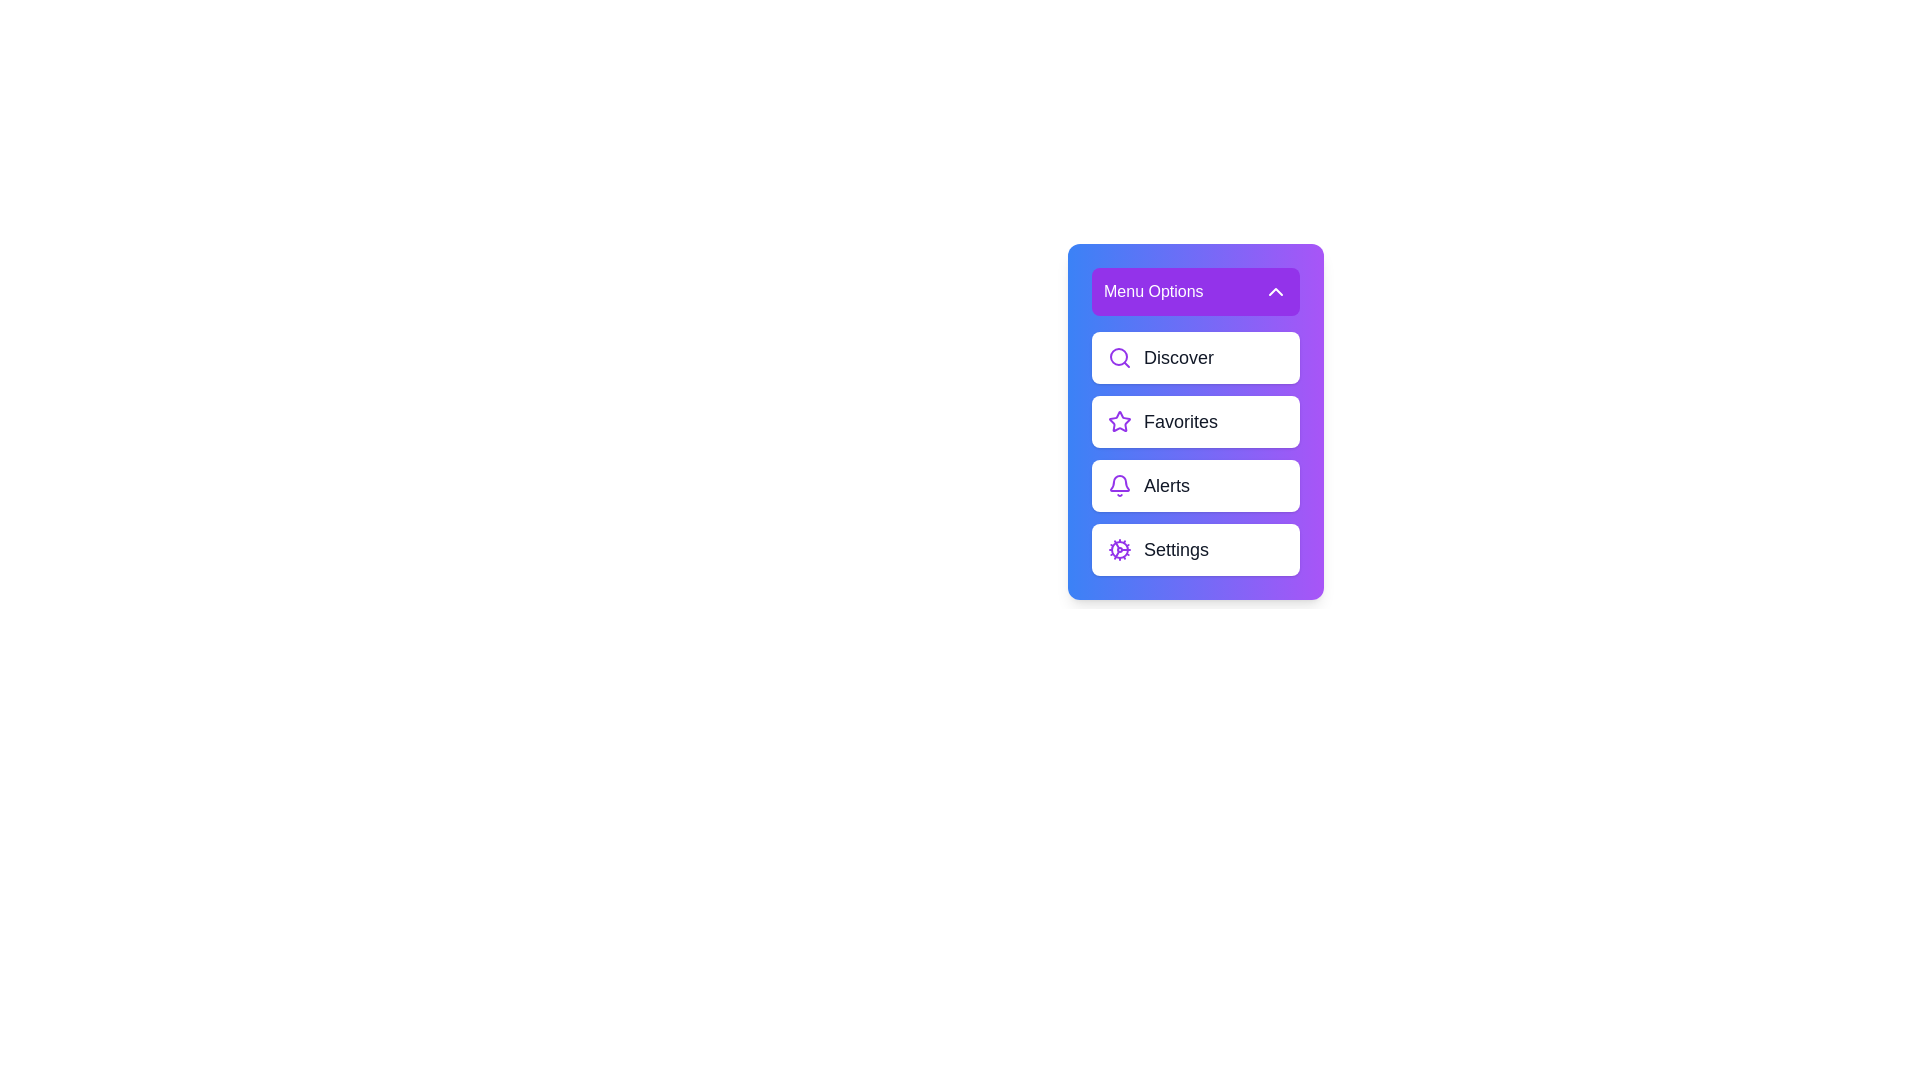 The image size is (1920, 1080). What do you see at coordinates (1275, 292) in the screenshot?
I see `the toggle icon located at the top right corner of the 'Menu Options' header section` at bounding box center [1275, 292].